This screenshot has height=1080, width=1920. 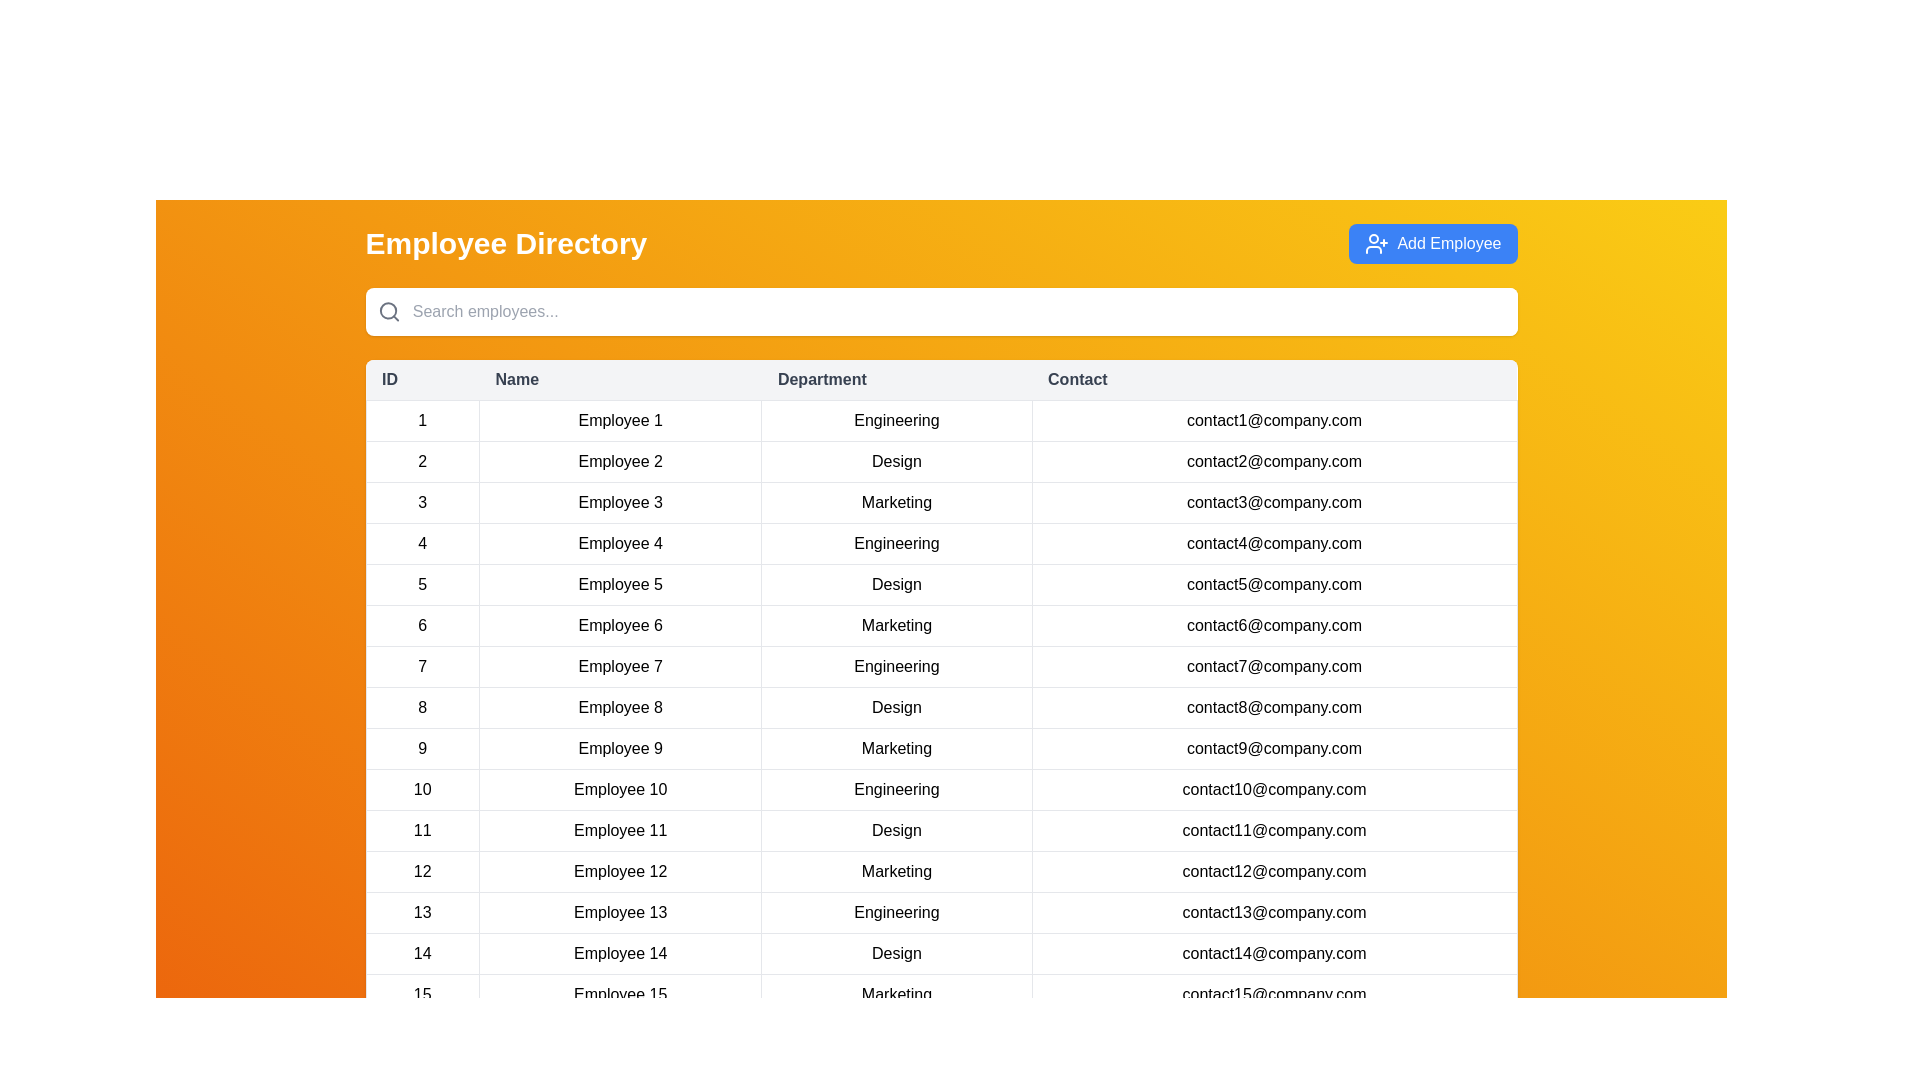 I want to click on the column header ID to sort the table by that column, so click(x=421, y=380).